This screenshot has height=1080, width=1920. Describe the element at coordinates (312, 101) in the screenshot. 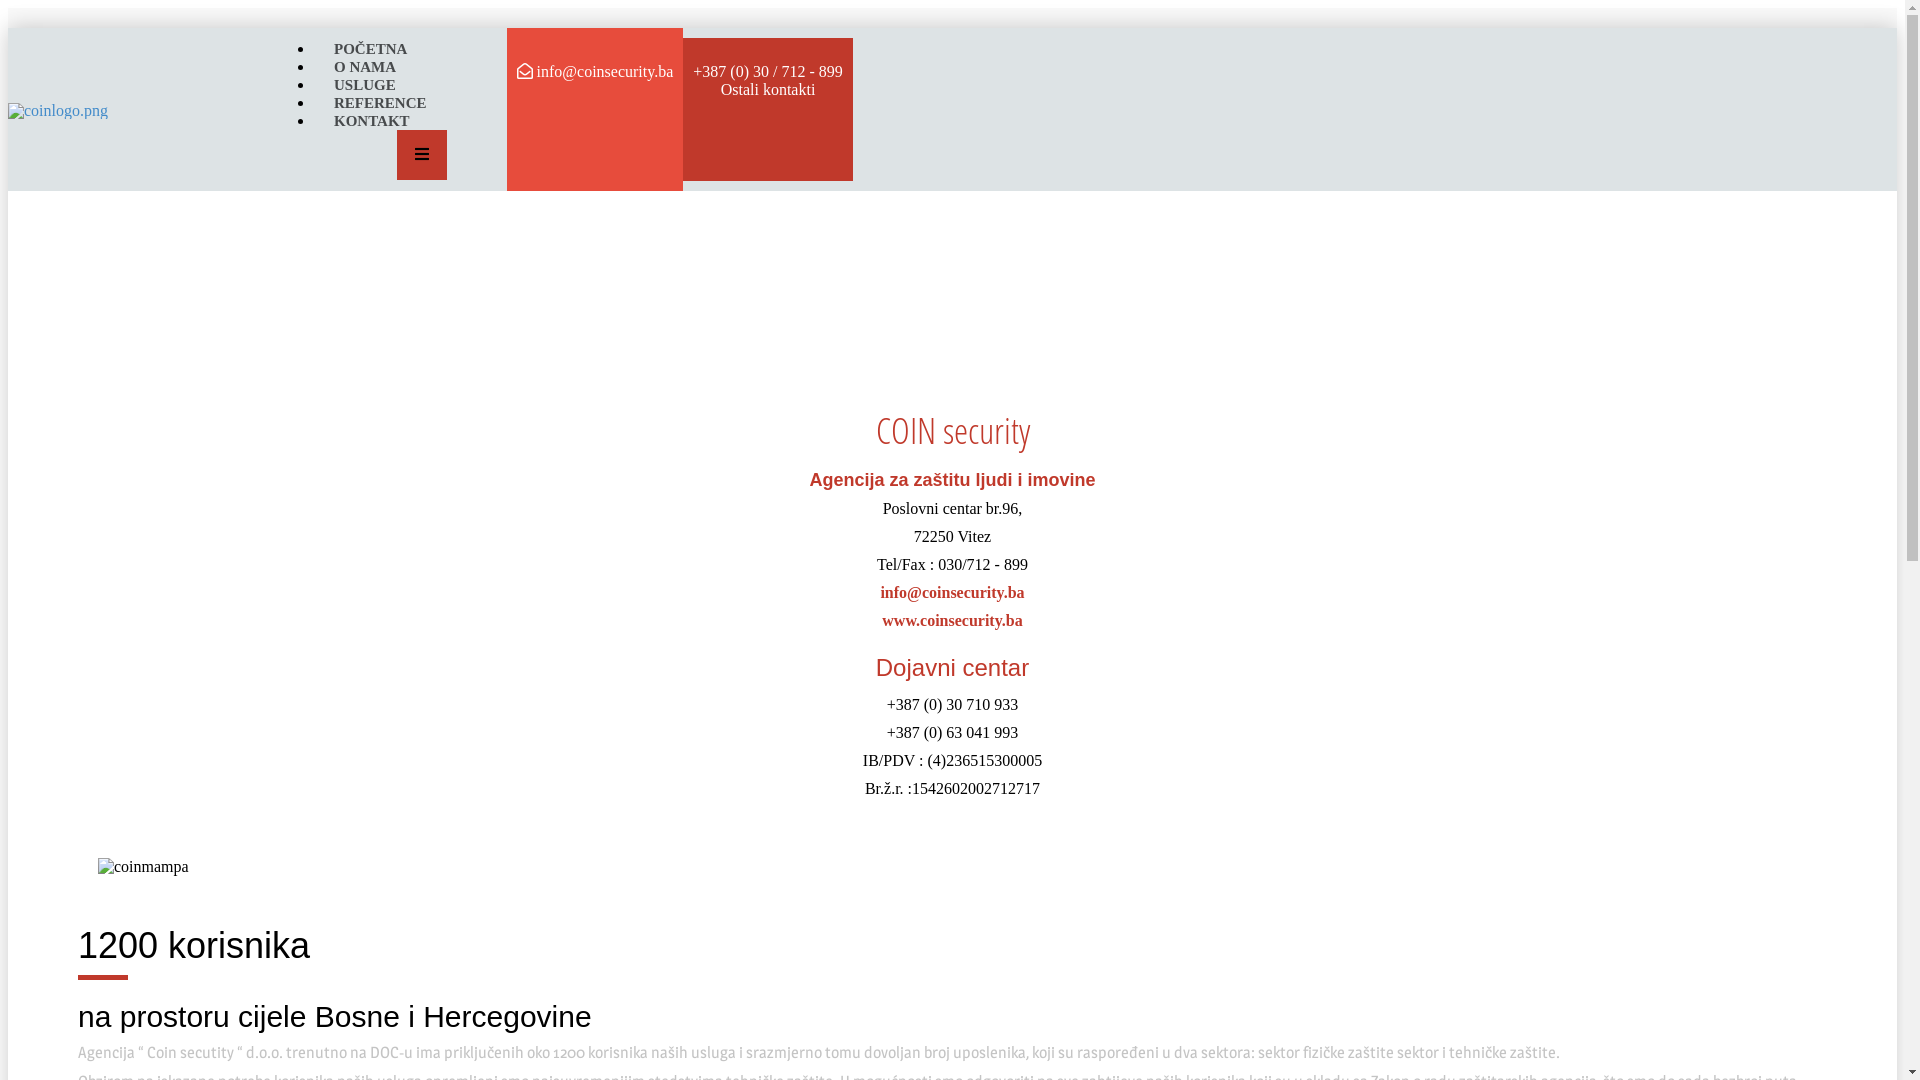

I see `'REFERENCE'` at that location.